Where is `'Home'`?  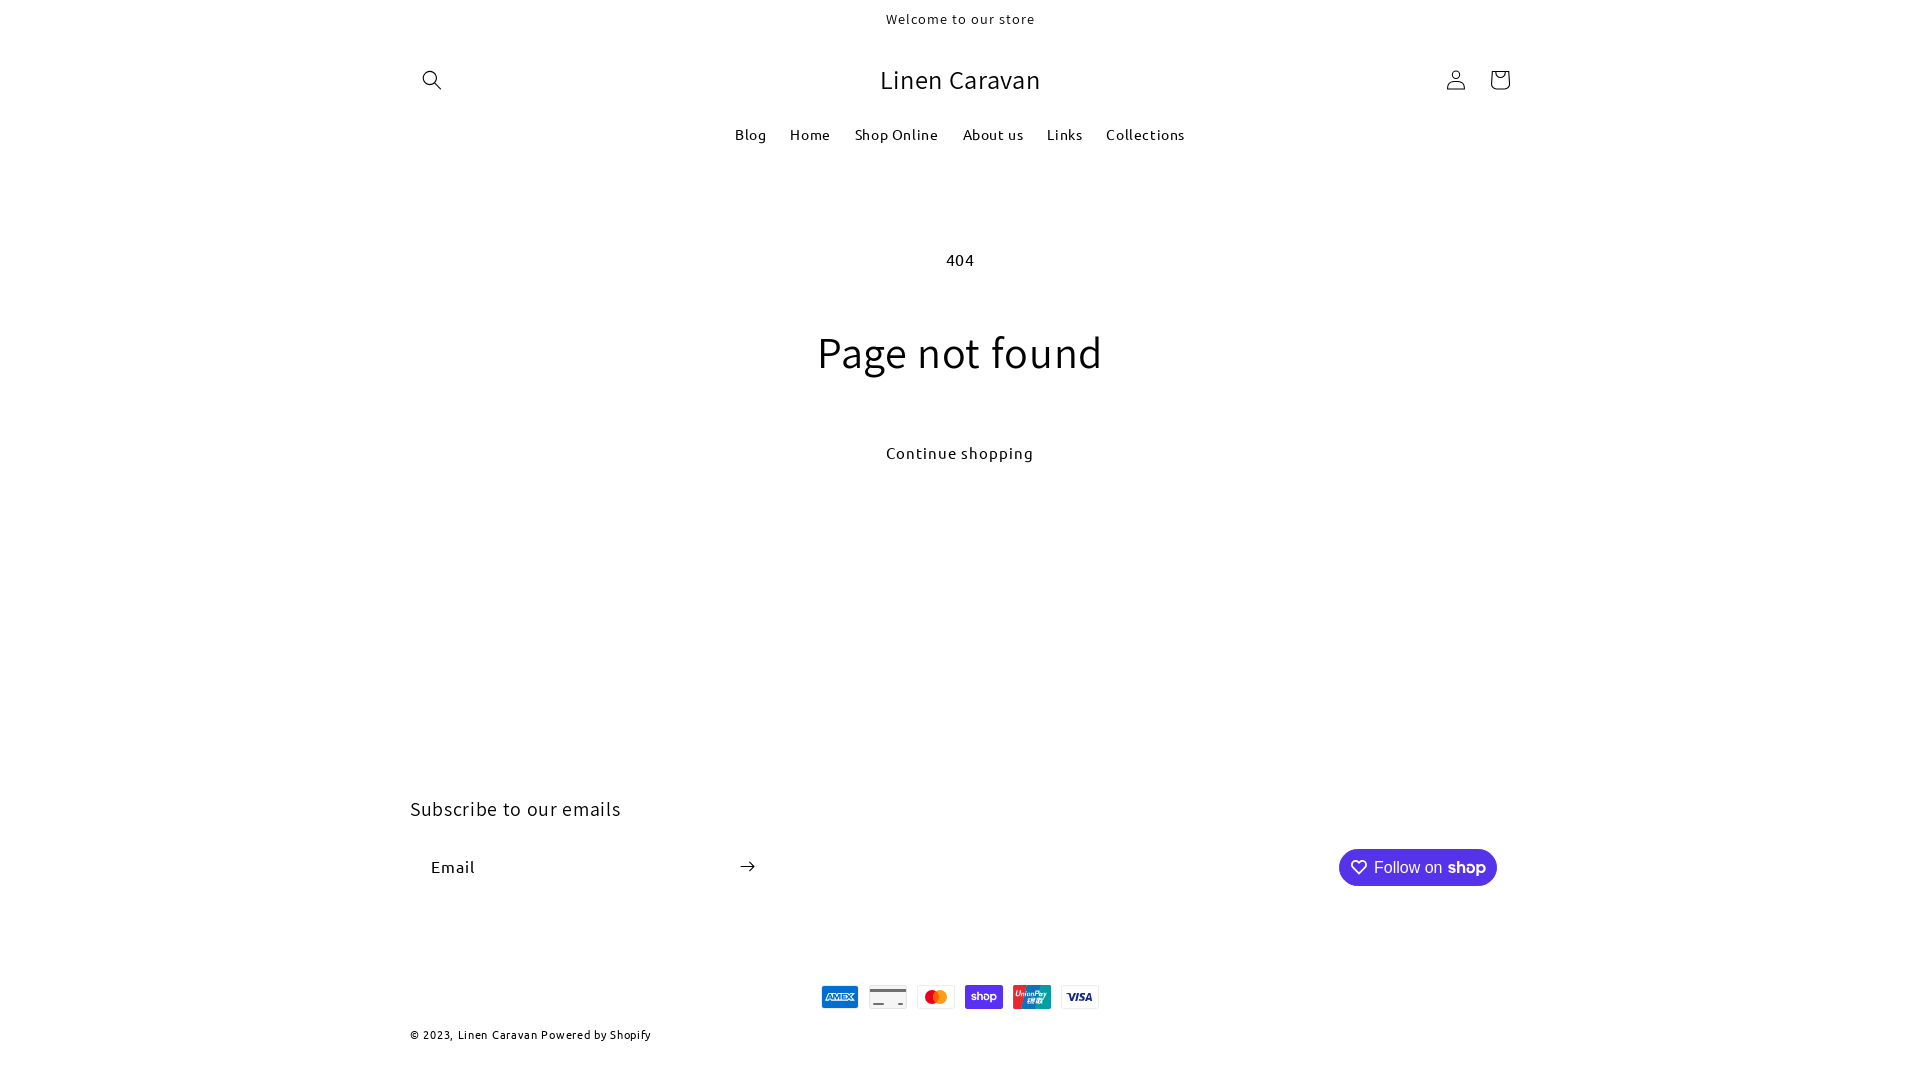 'Home' is located at coordinates (810, 134).